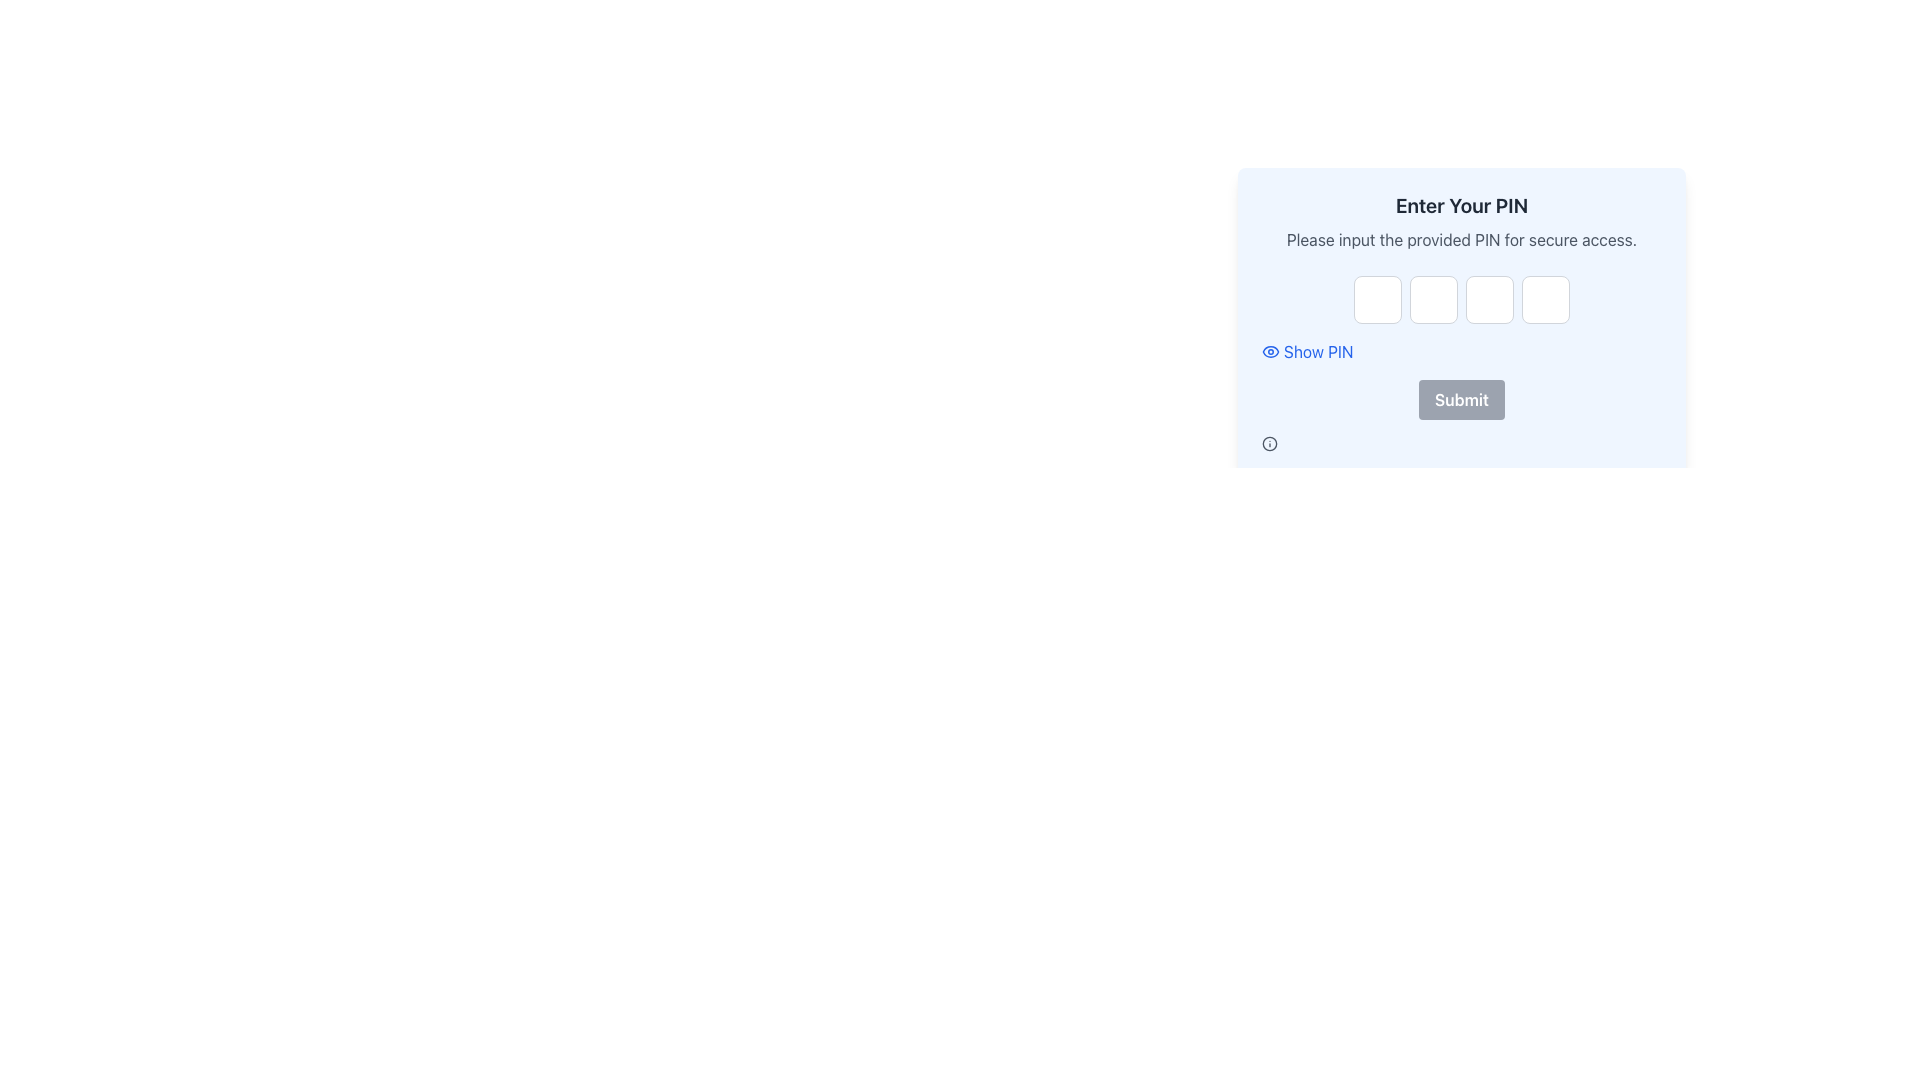 This screenshot has width=1920, height=1080. What do you see at coordinates (1269, 442) in the screenshot?
I see `the SVG Shape (Circle) element, which is part of an informational icon located in the right section of the interface, below the 'Show PIN' link and to the left of the 'Submit' button` at bounding box center [1269, 442].